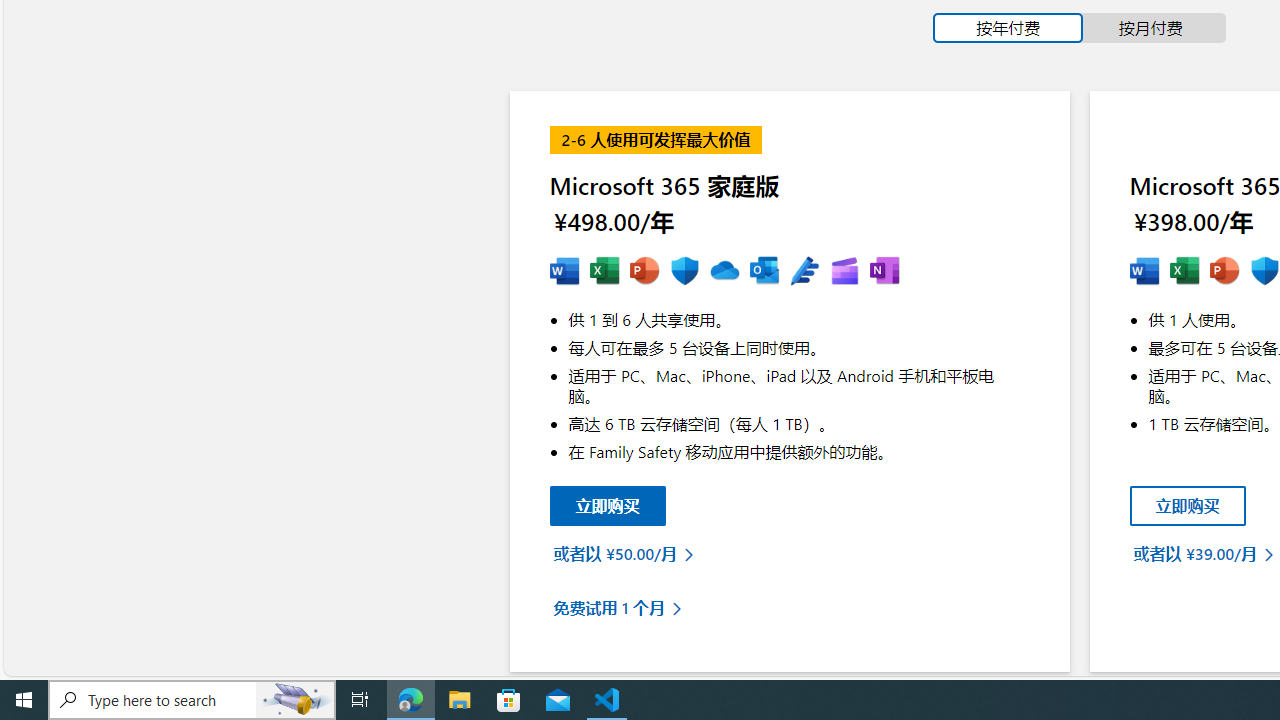 The width and height of the screenshot is (1280, 720). I want to click on 'MS OneDrive', so click(723, 271).